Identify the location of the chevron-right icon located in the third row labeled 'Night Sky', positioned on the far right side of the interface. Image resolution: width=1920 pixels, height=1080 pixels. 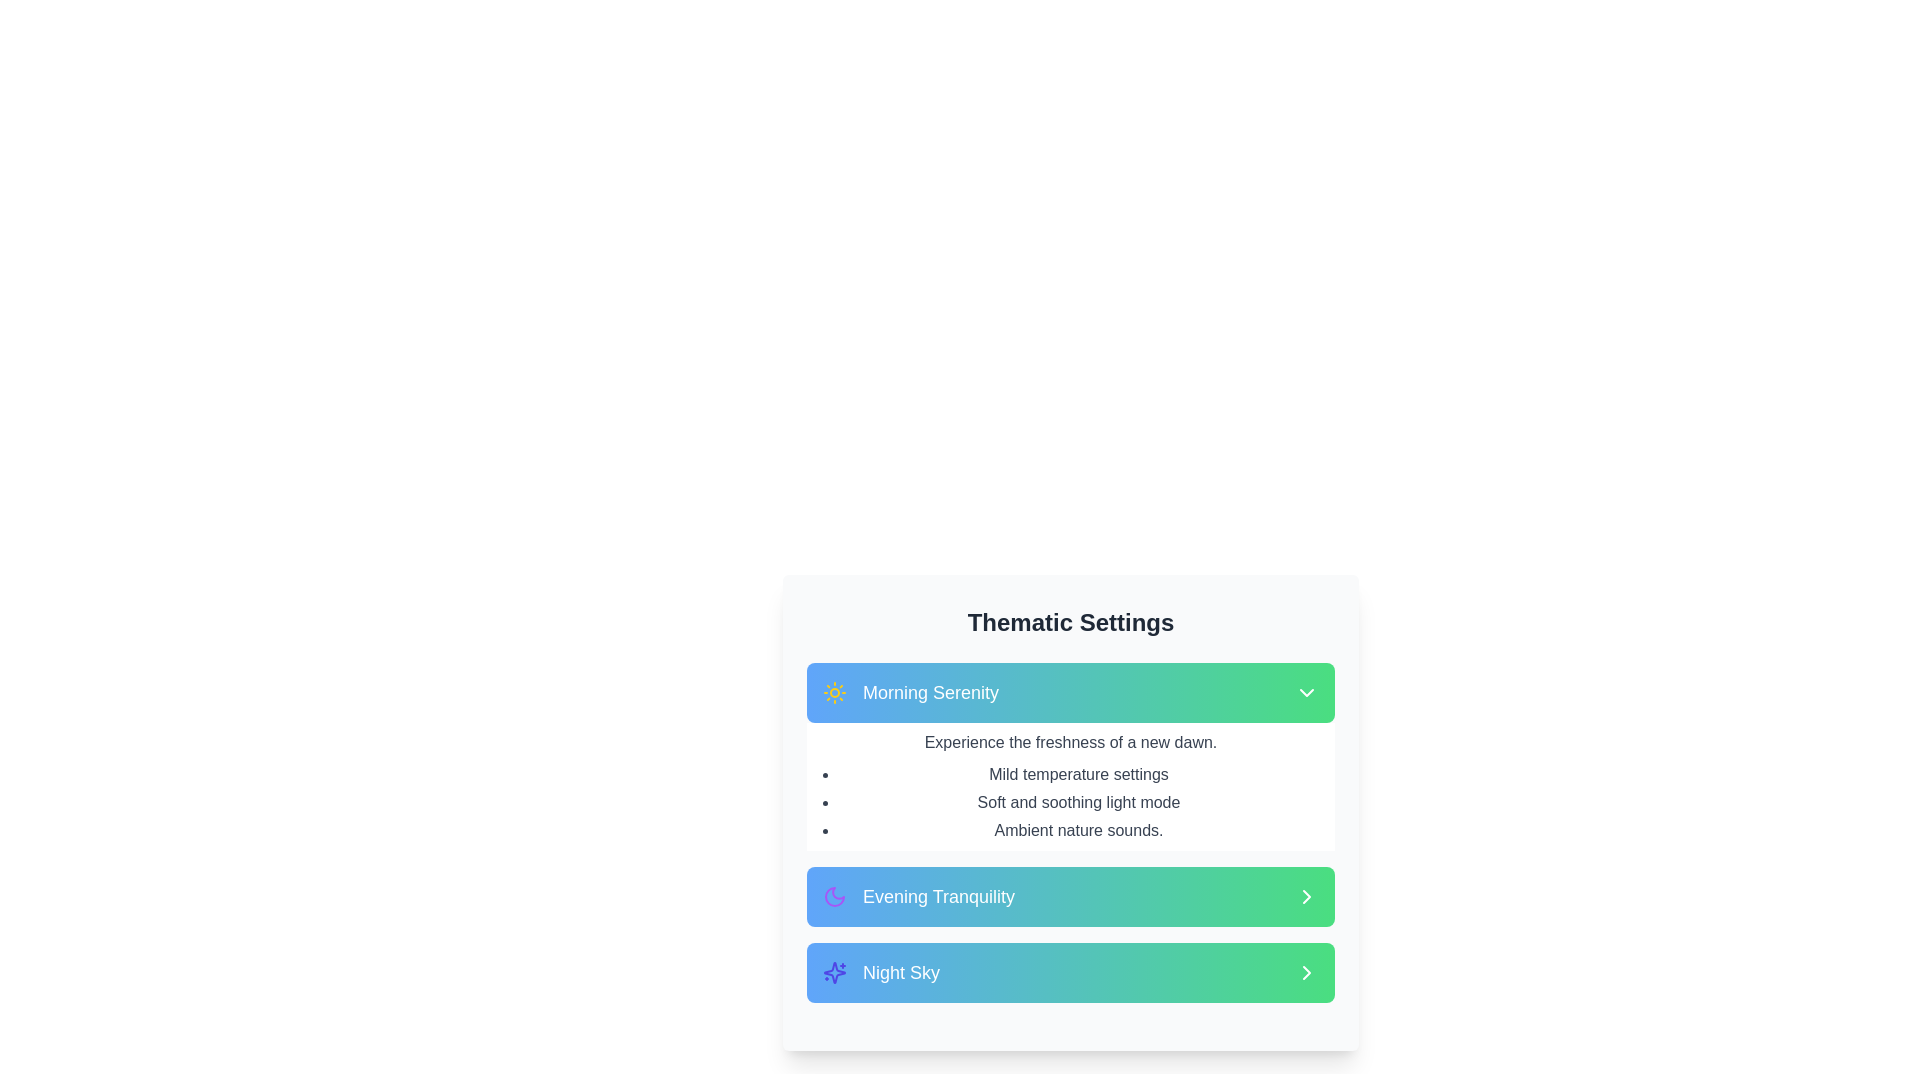
(1306, 971).